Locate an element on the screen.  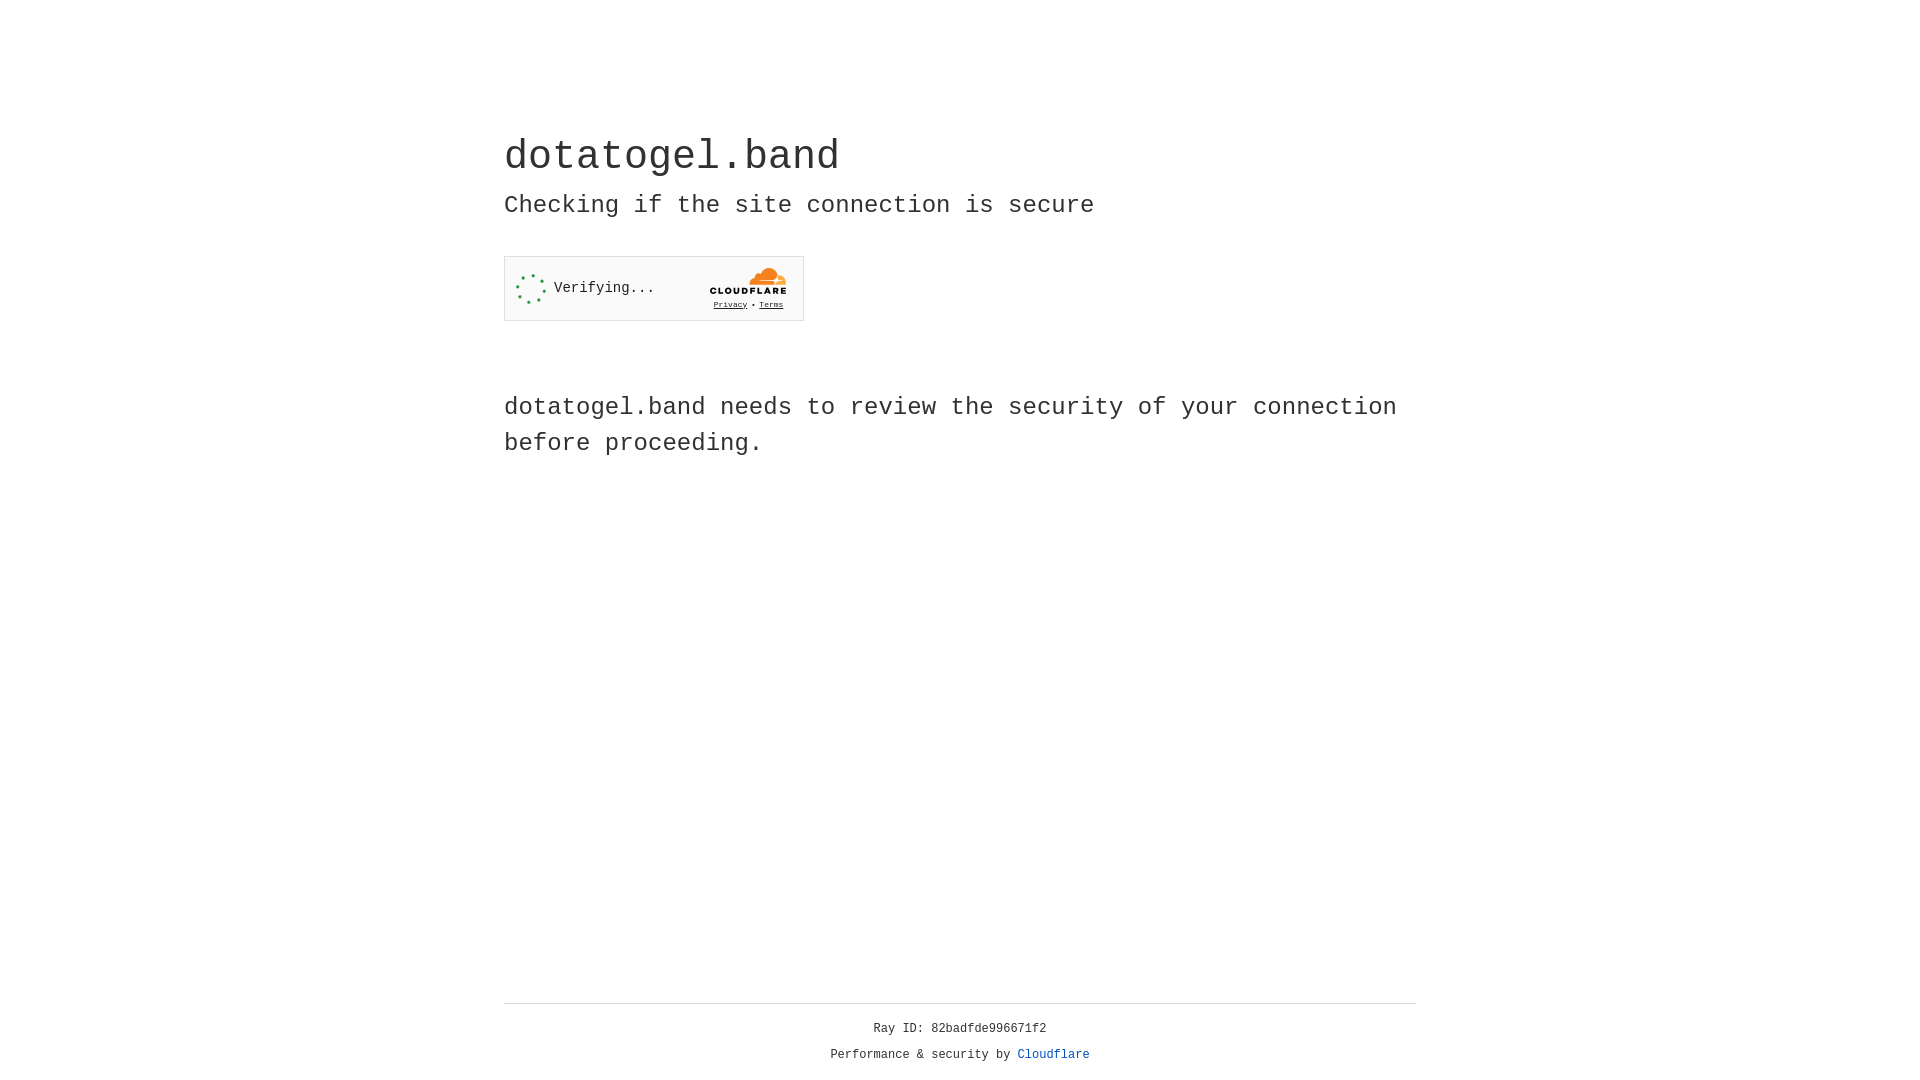
'Widget containing a Cloudflare security challenge' is located at coordinates (653, 288).